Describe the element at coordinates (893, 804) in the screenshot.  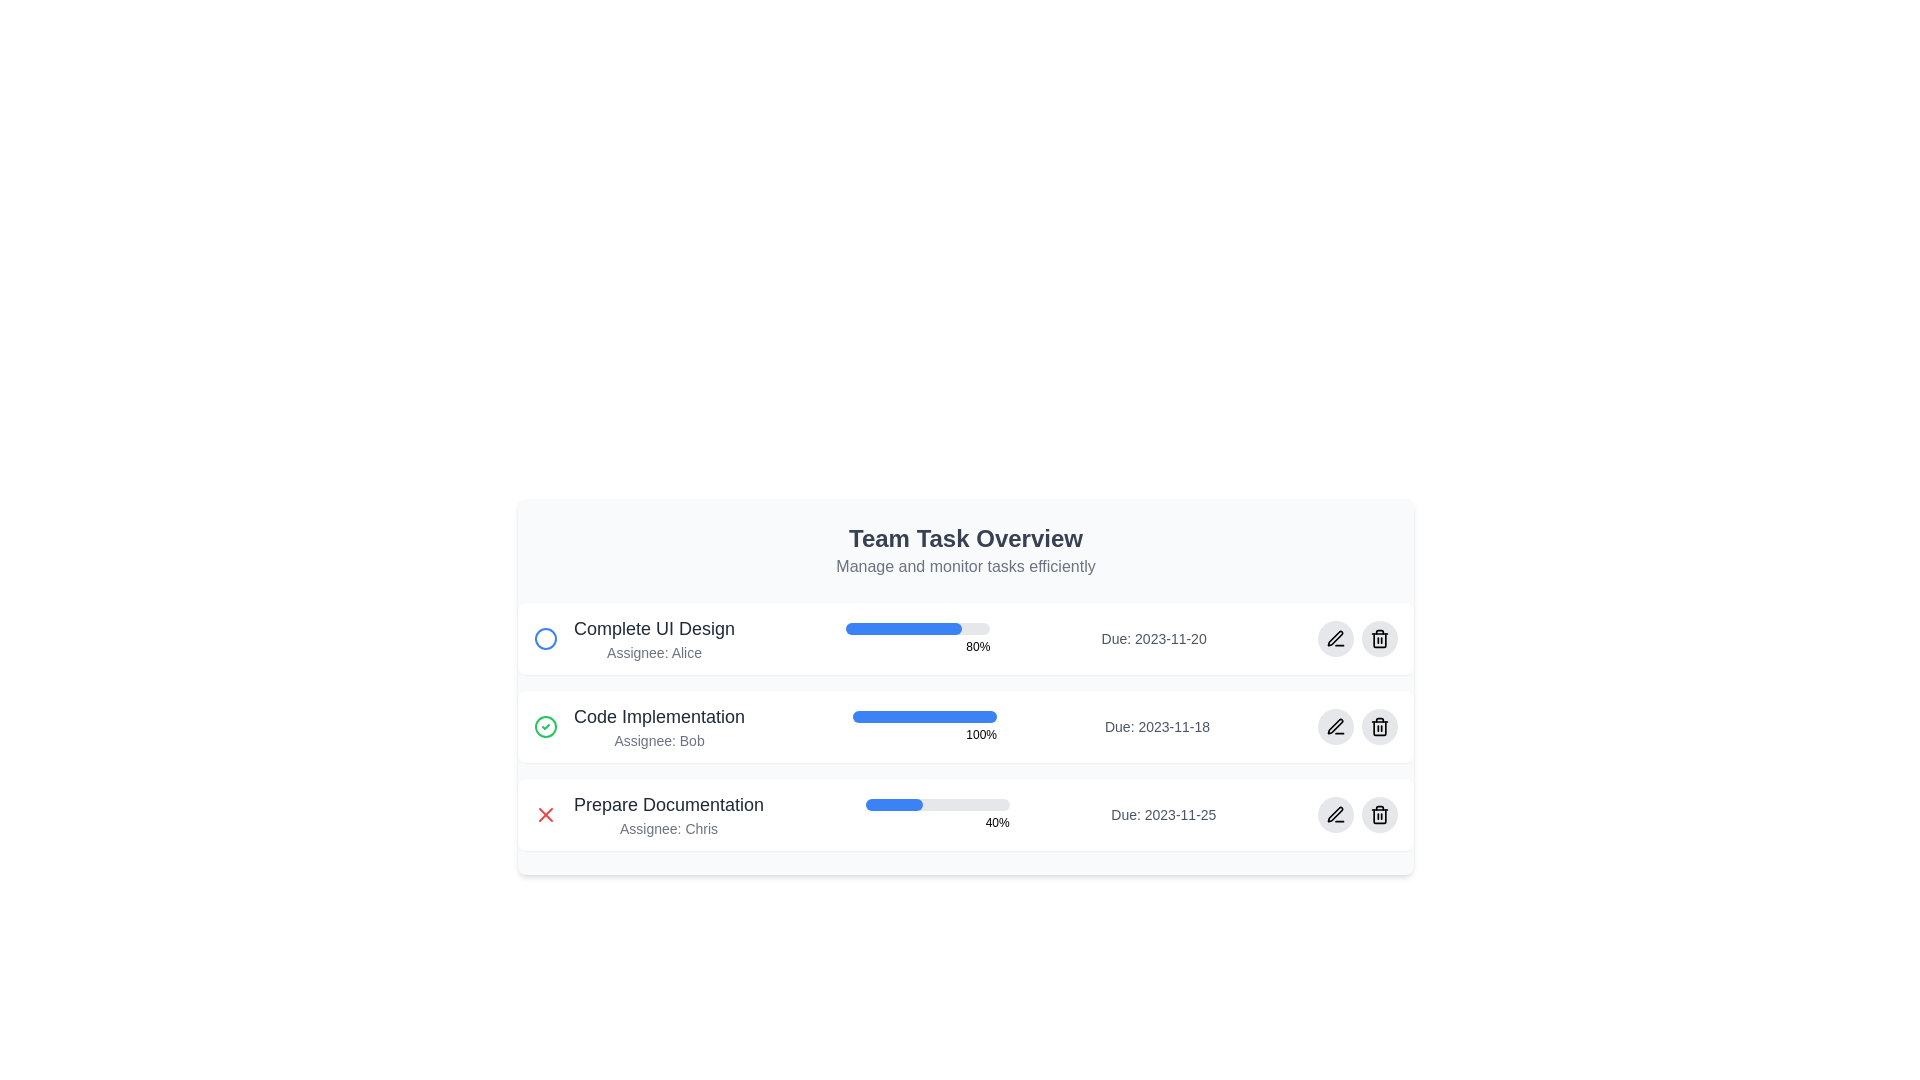
I see `filled segment of the progress bar for the task 'Prepare Documentation' located in the third row of the task list` at that location.